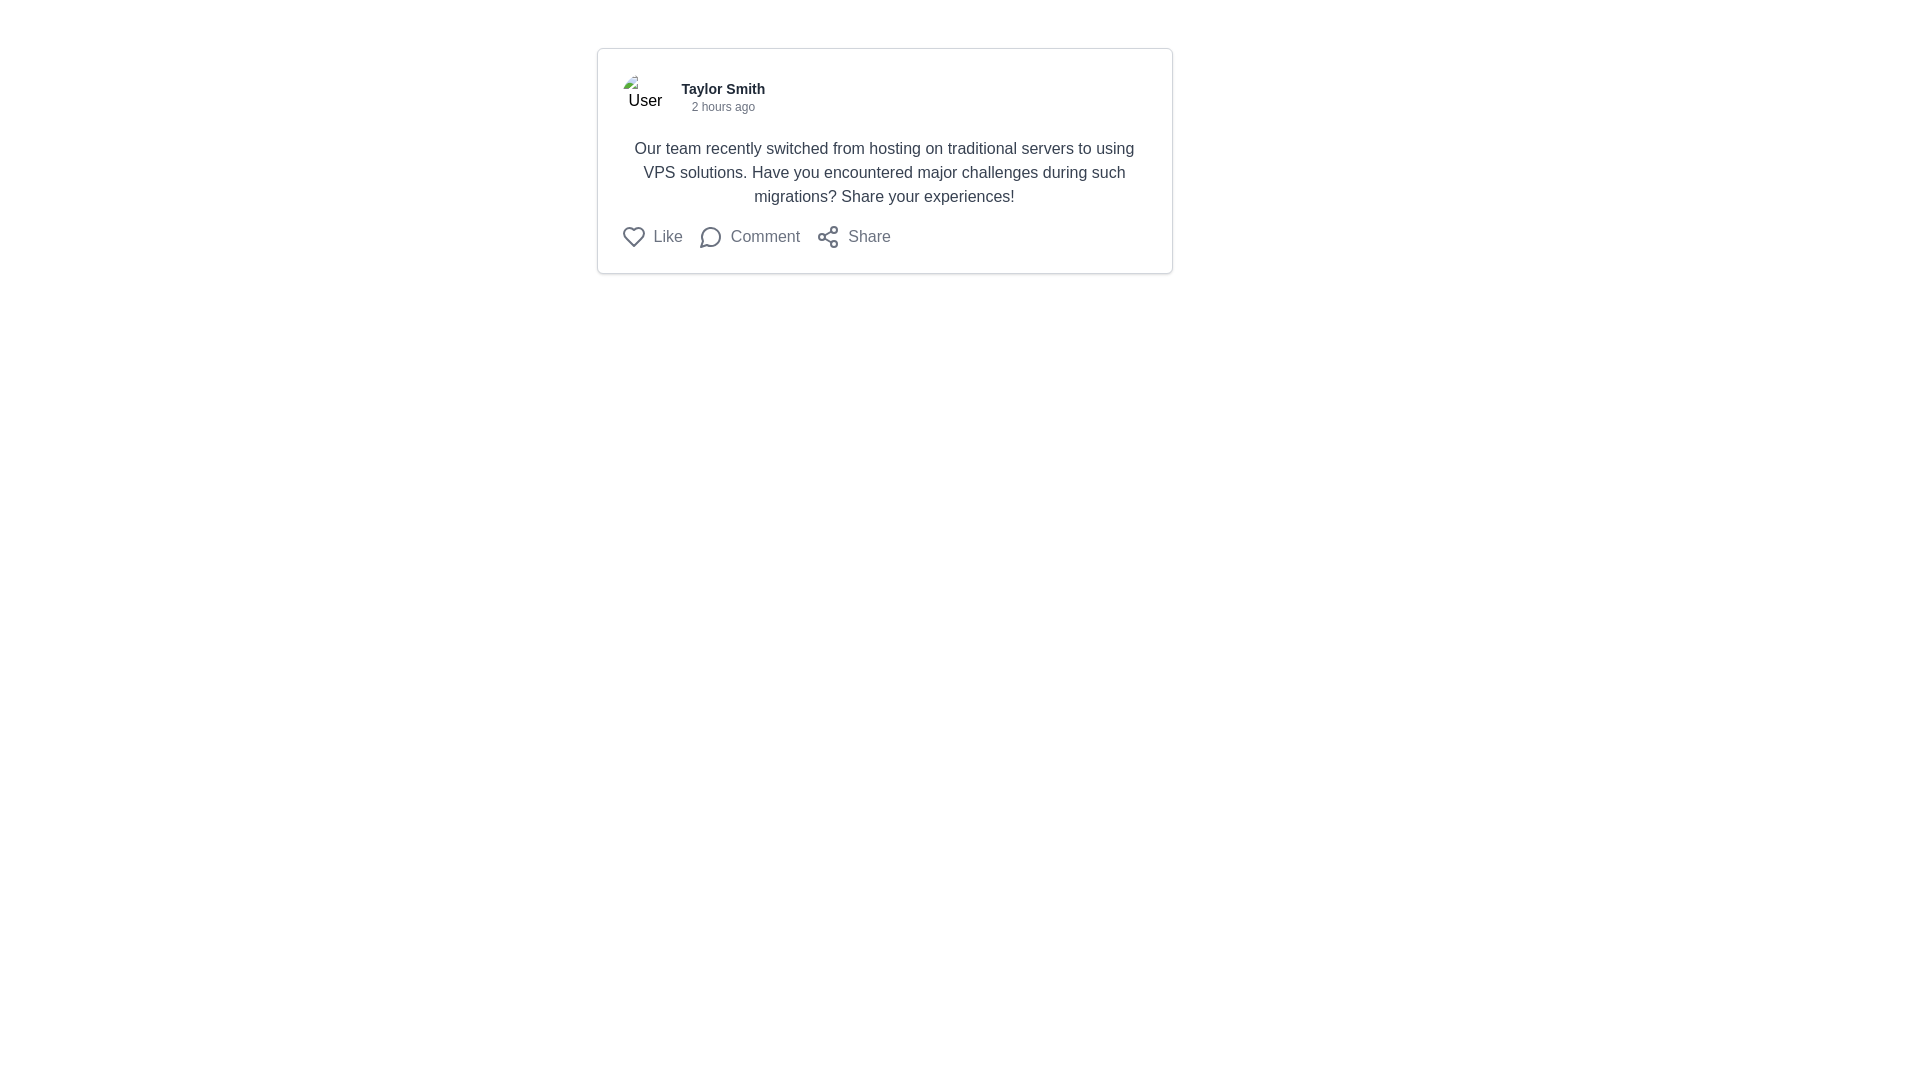 The image size is (1920, 1080). What do you see at coordinates (632, 235) in the screenshot?
I see `the heart-shaped icon located at the bottom-left of the post card layout to like the post by Taylor Smith` at bounding box center [632, 235].